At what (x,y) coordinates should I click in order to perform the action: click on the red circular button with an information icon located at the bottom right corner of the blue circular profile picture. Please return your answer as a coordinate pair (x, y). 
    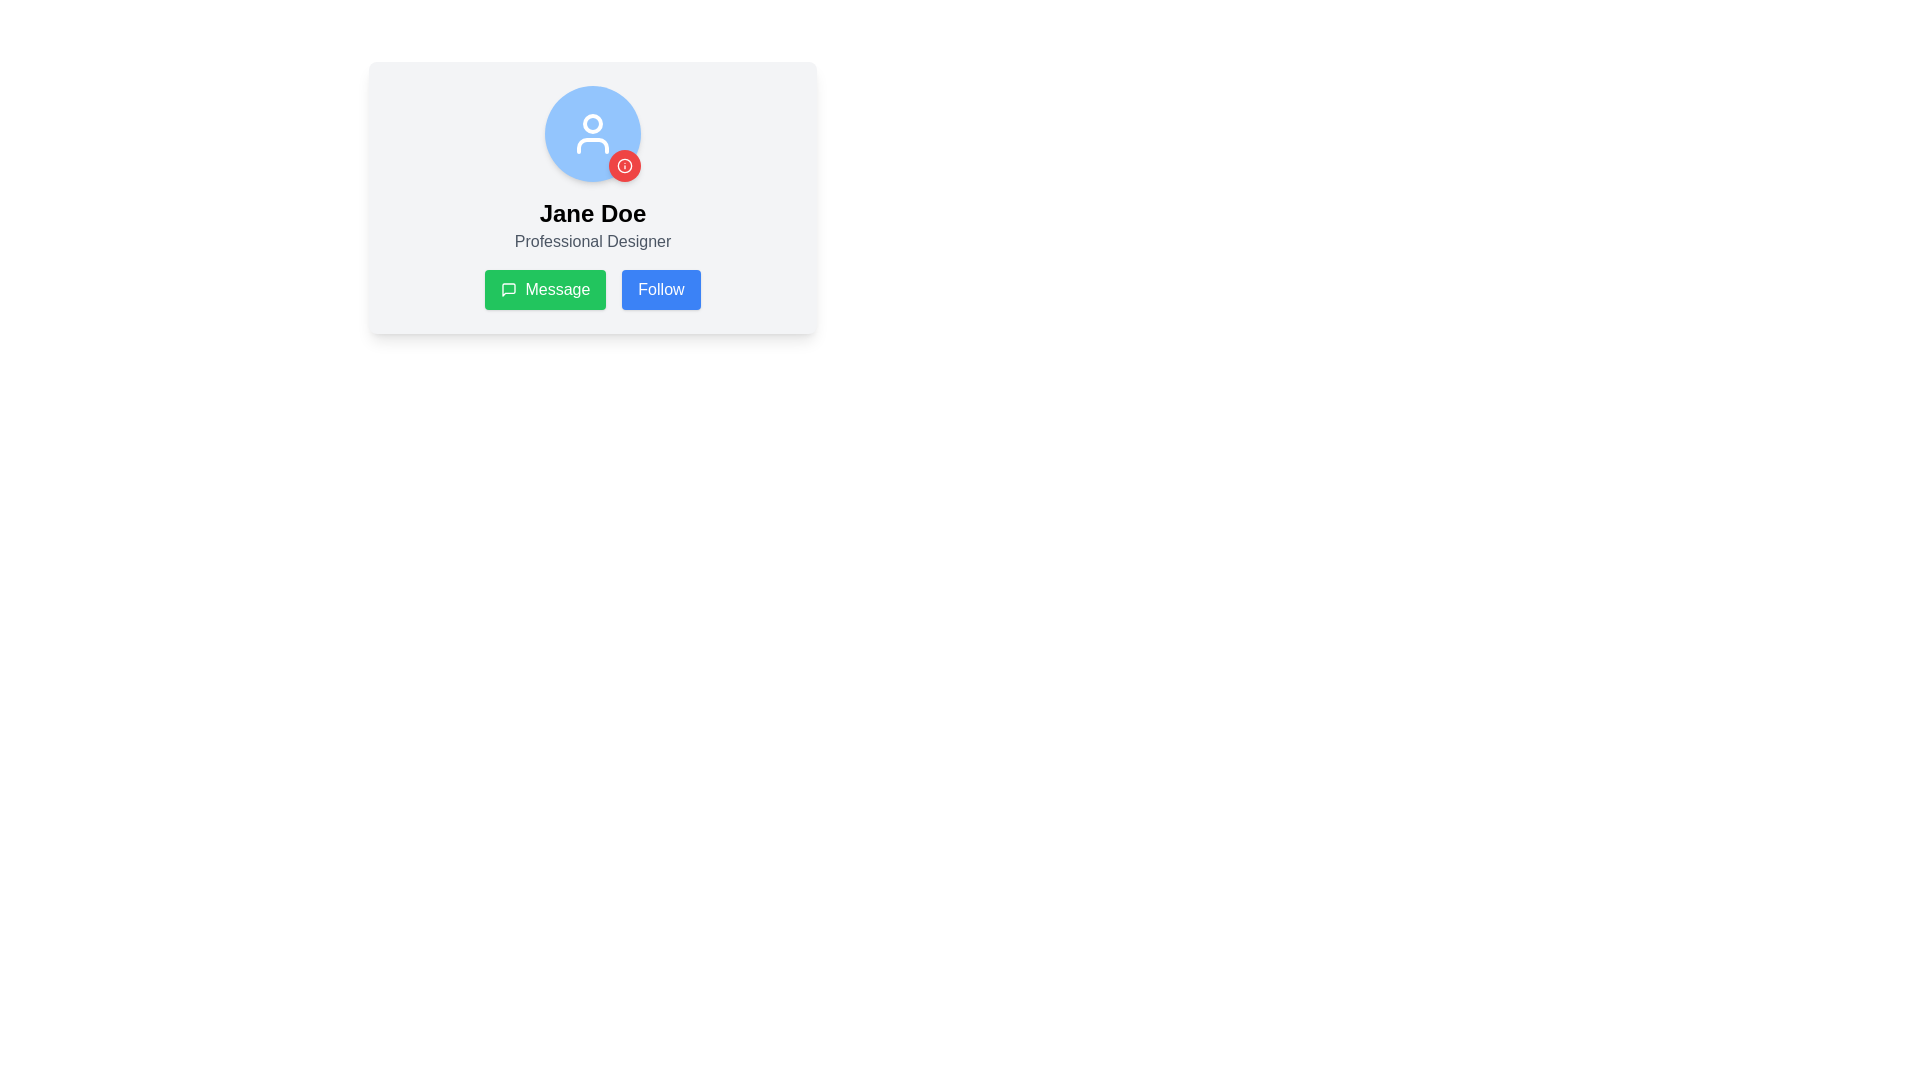
    Looking at the image, I should click on (623, 164).